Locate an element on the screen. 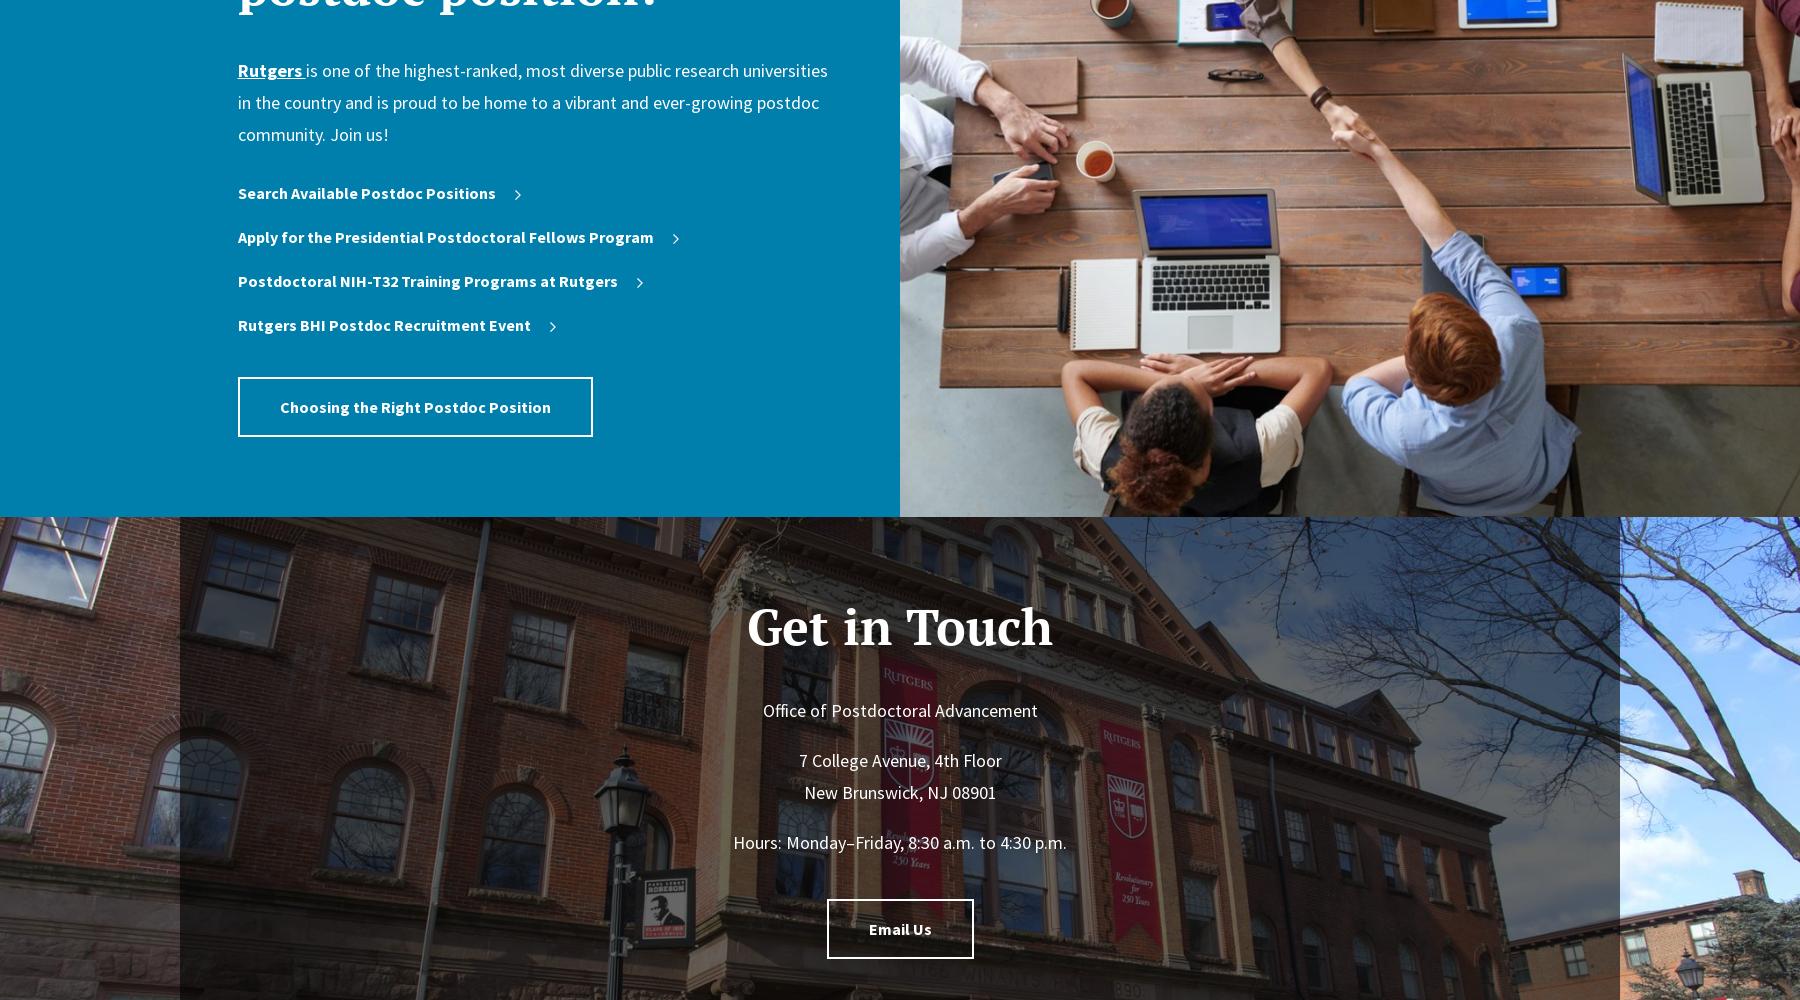 The image size is (1800, 1000). 'Hours: Monday–Friday, 8:30 a.m. to 4:30 p.m.' is located at coordinates (900, 841).